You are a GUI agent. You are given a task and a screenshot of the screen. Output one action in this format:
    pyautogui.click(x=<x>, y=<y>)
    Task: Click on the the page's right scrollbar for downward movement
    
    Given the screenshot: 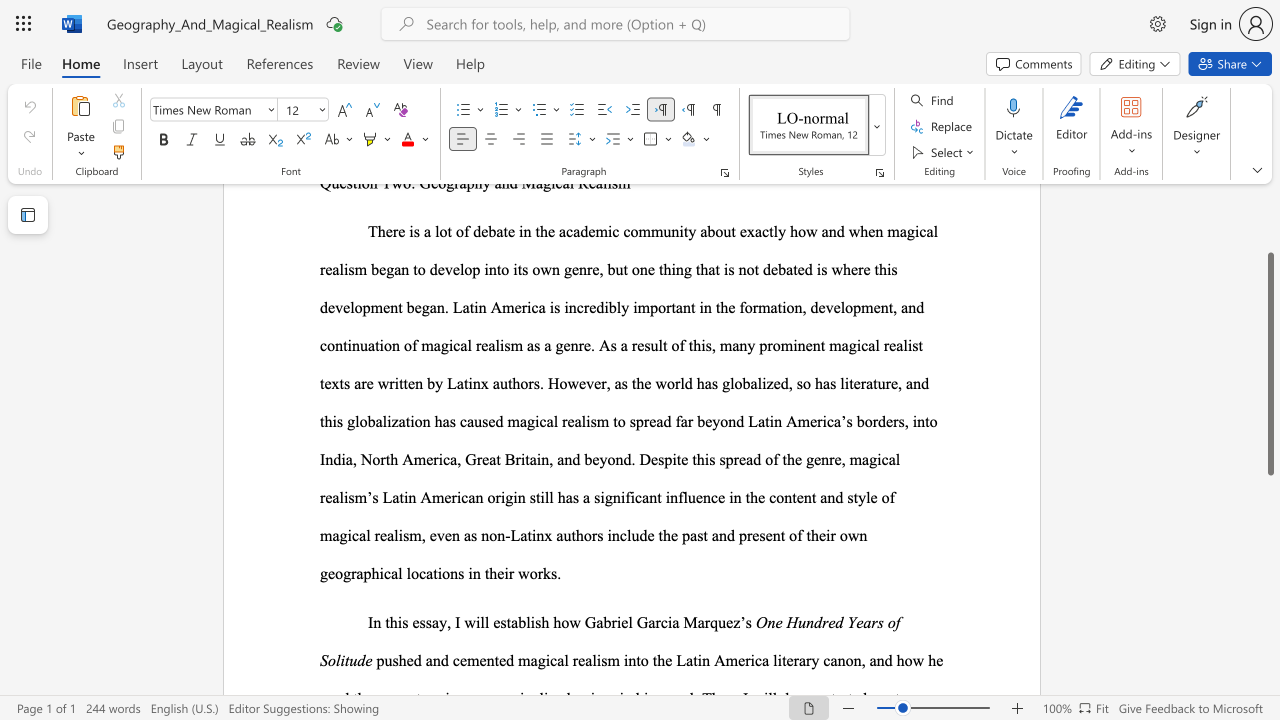 What is the action you would take?
    pyautogui.click(x=1269, y=550)
    